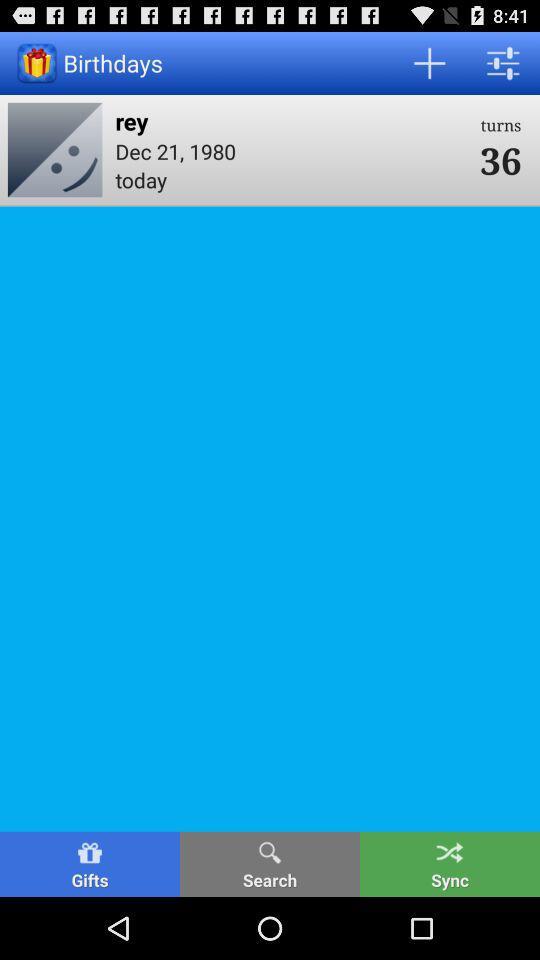 This screenshot has height=960, width=540. What do you see at coordinates (89, 863) in the screenshot?
I see `the icon at the bottom left corner` at bounding box center [89, 863].